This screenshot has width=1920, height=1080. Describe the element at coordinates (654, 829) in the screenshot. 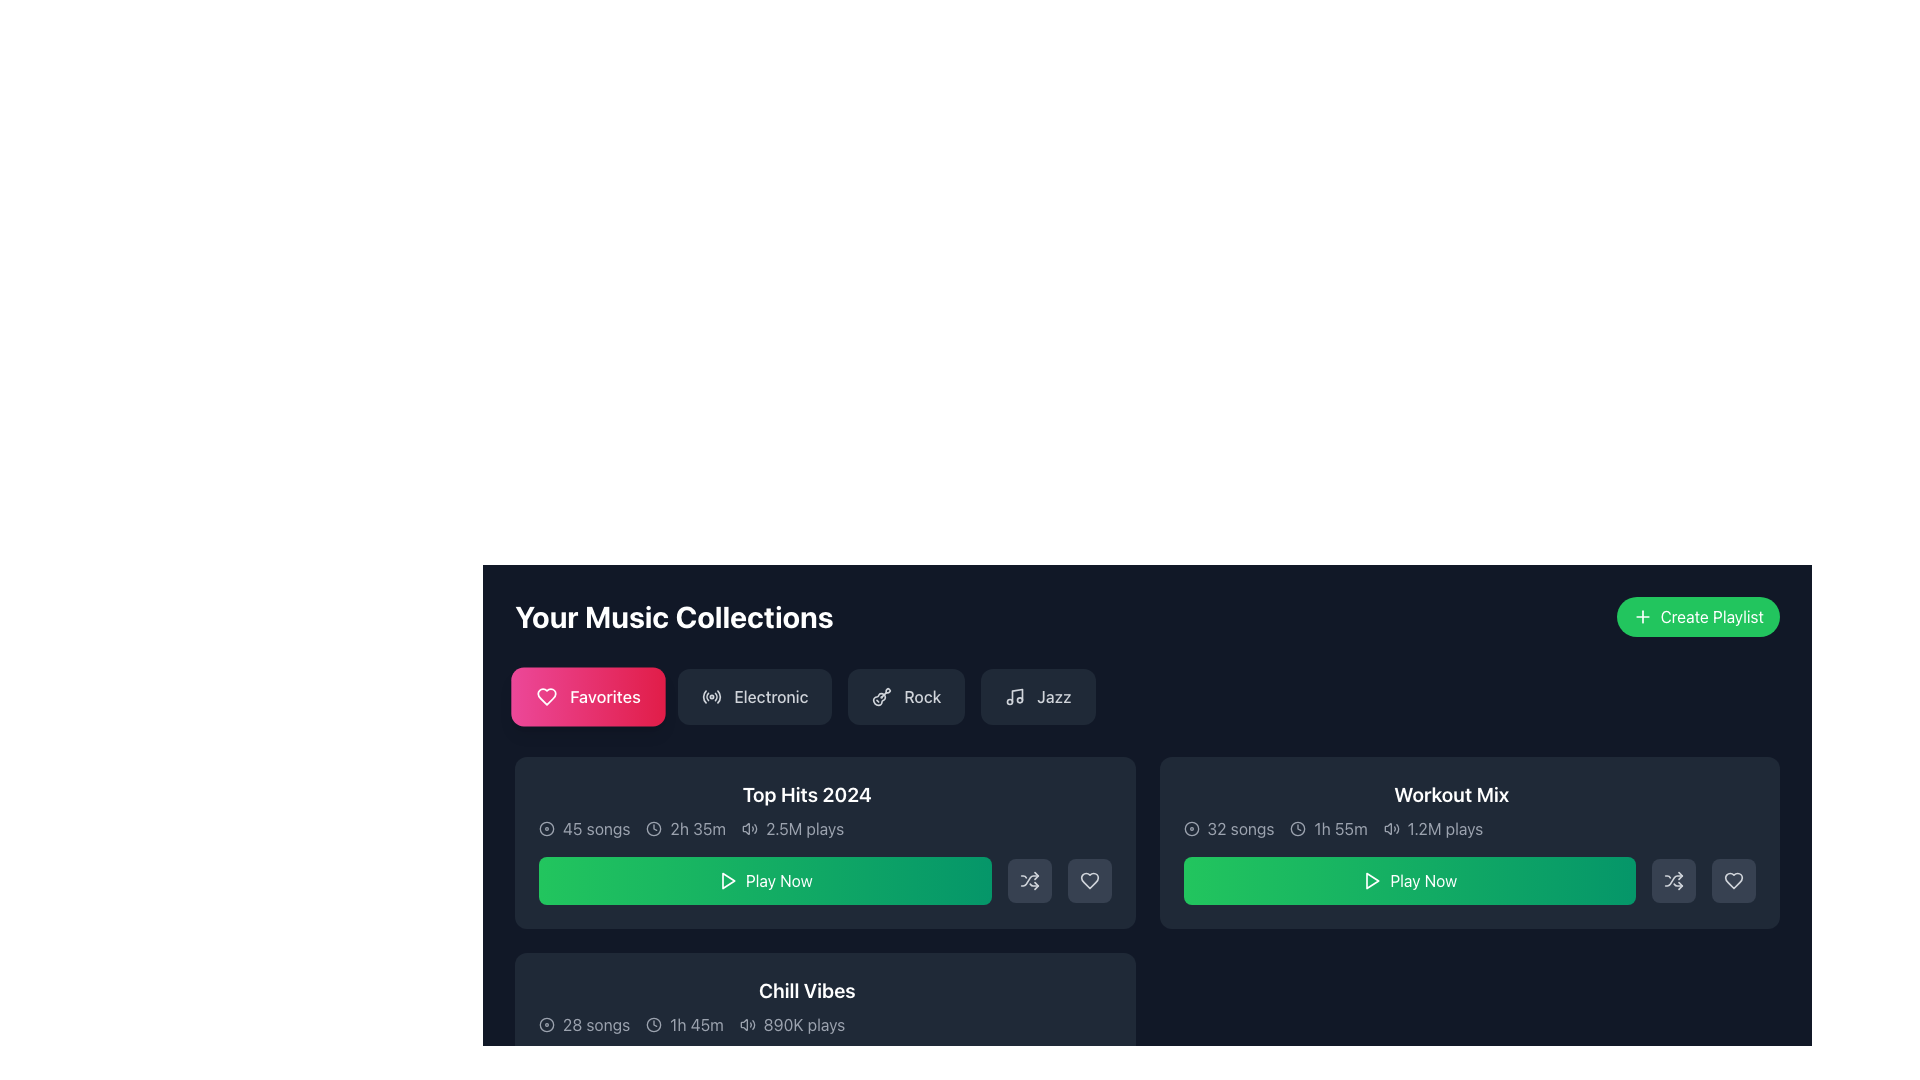

I see `the small circular clock icon located to the left of the textual indicator '2h 35m', which is part of the duration label group` at that location.